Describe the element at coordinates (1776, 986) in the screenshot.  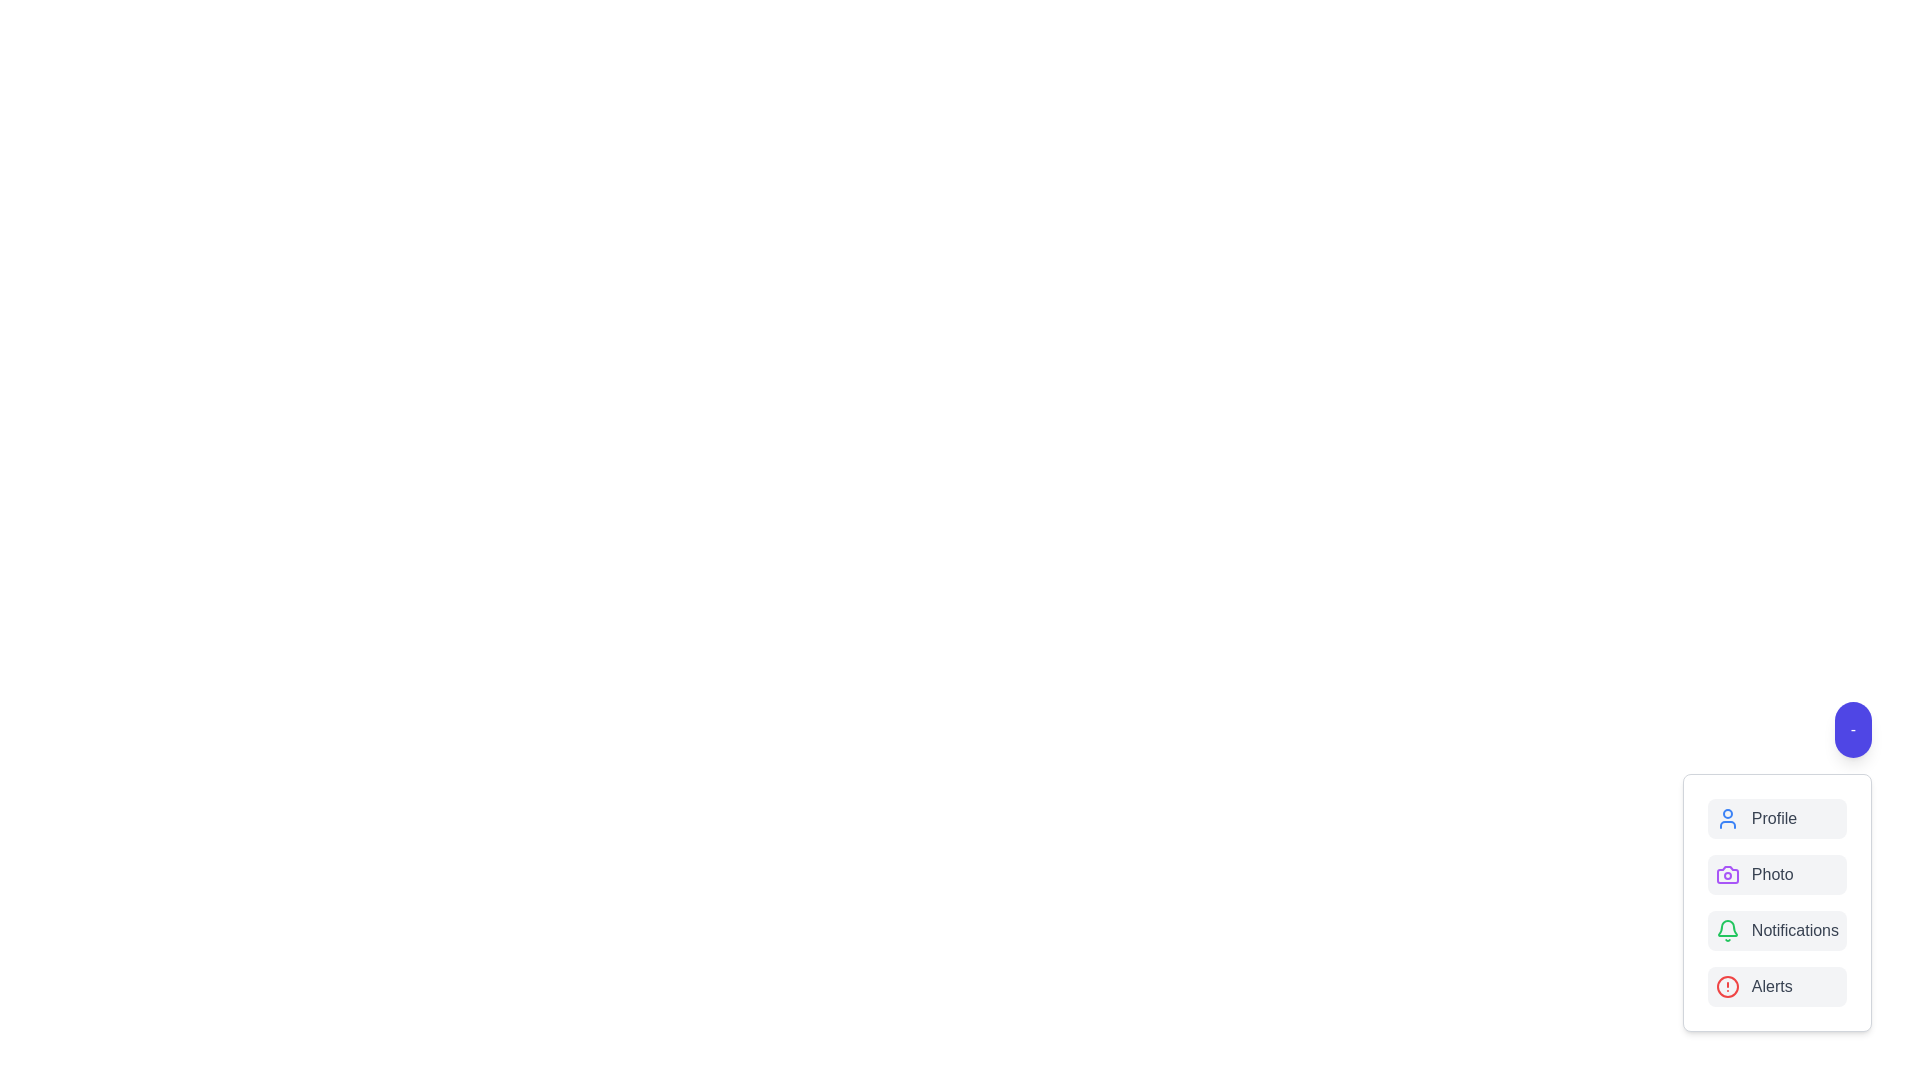
I see `the button labeled Alerts` at that location.